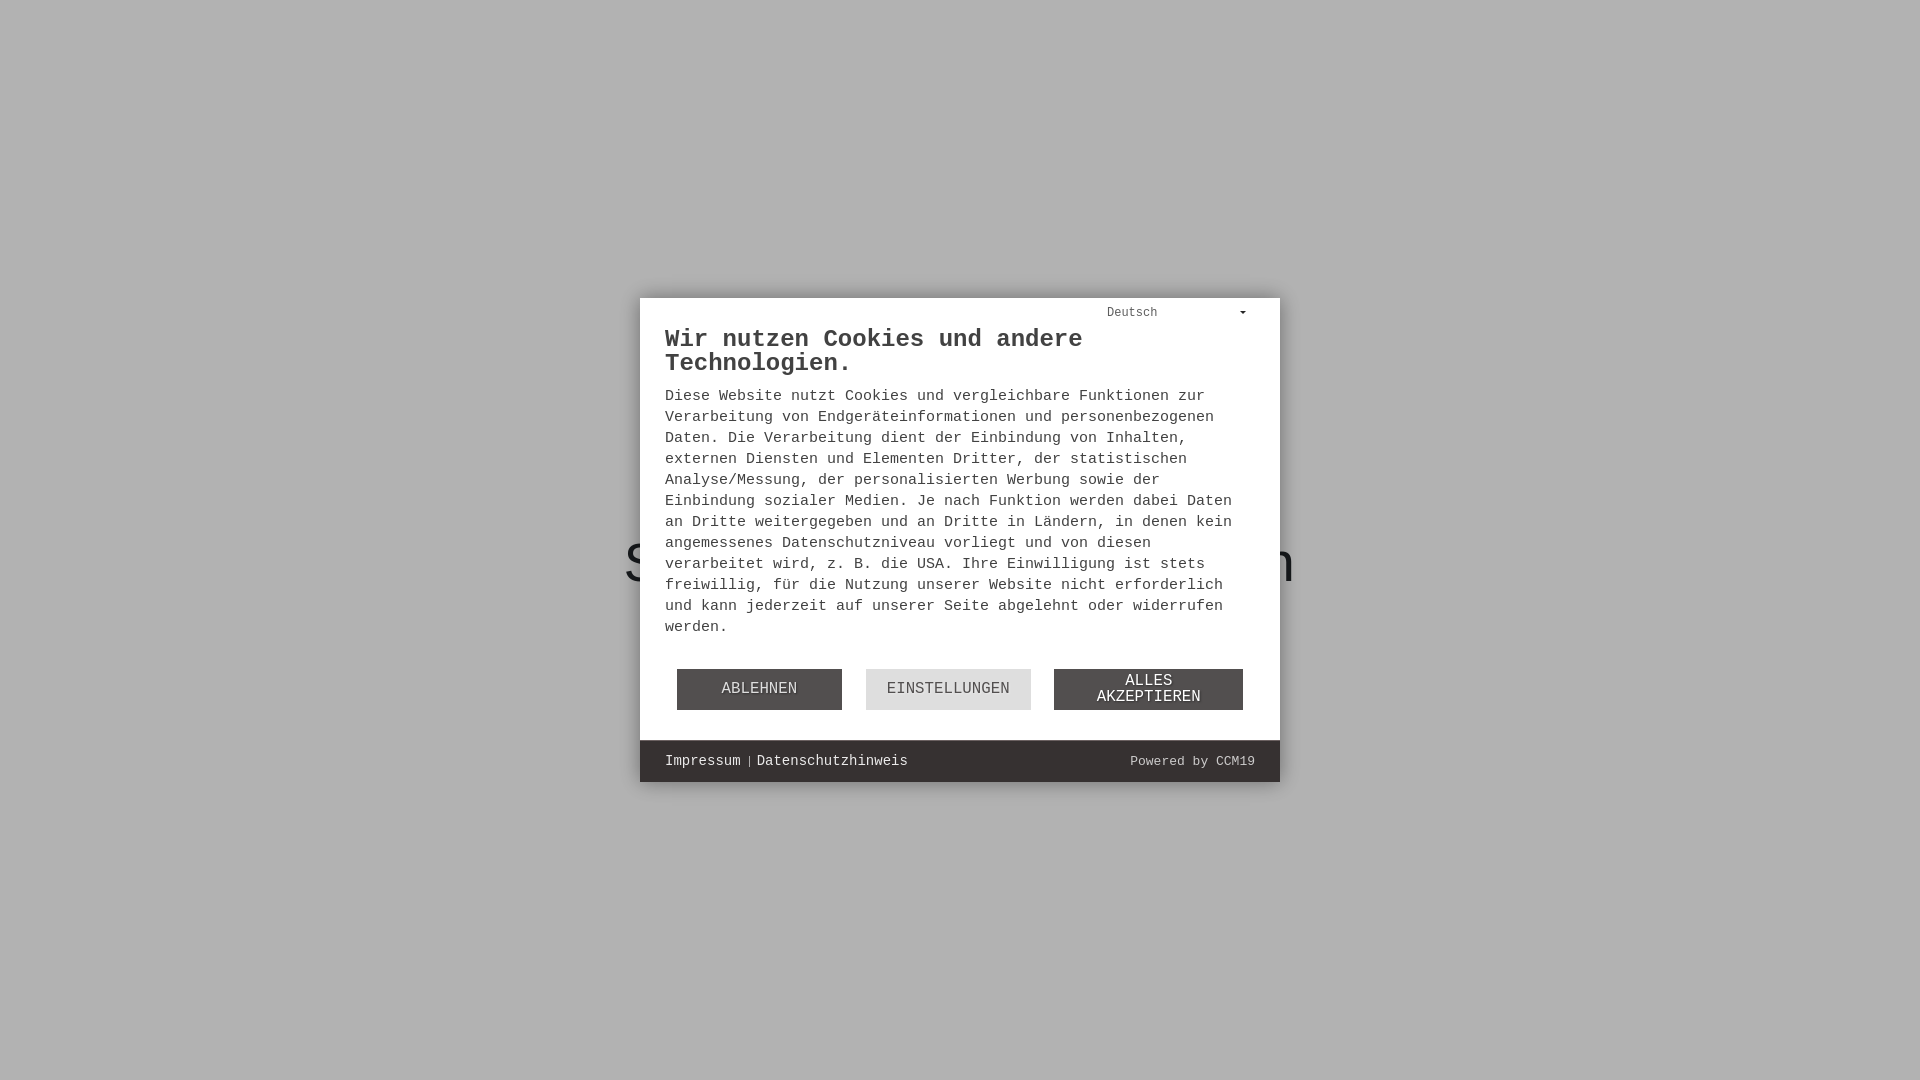  Describe the element at coordinates (832, 762) in the screenshot. I see `'Datenschutzhinweis'` at that location.